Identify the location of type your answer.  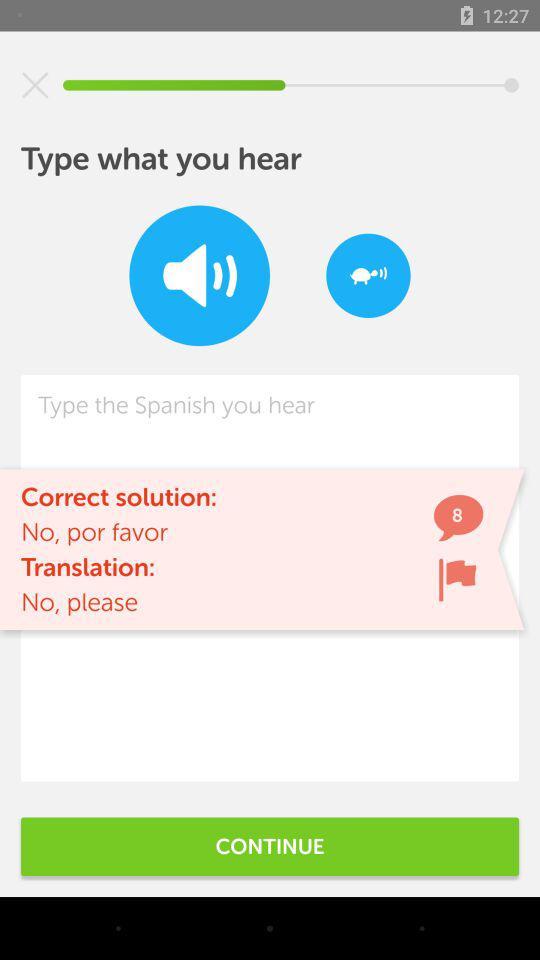
(270, 578).